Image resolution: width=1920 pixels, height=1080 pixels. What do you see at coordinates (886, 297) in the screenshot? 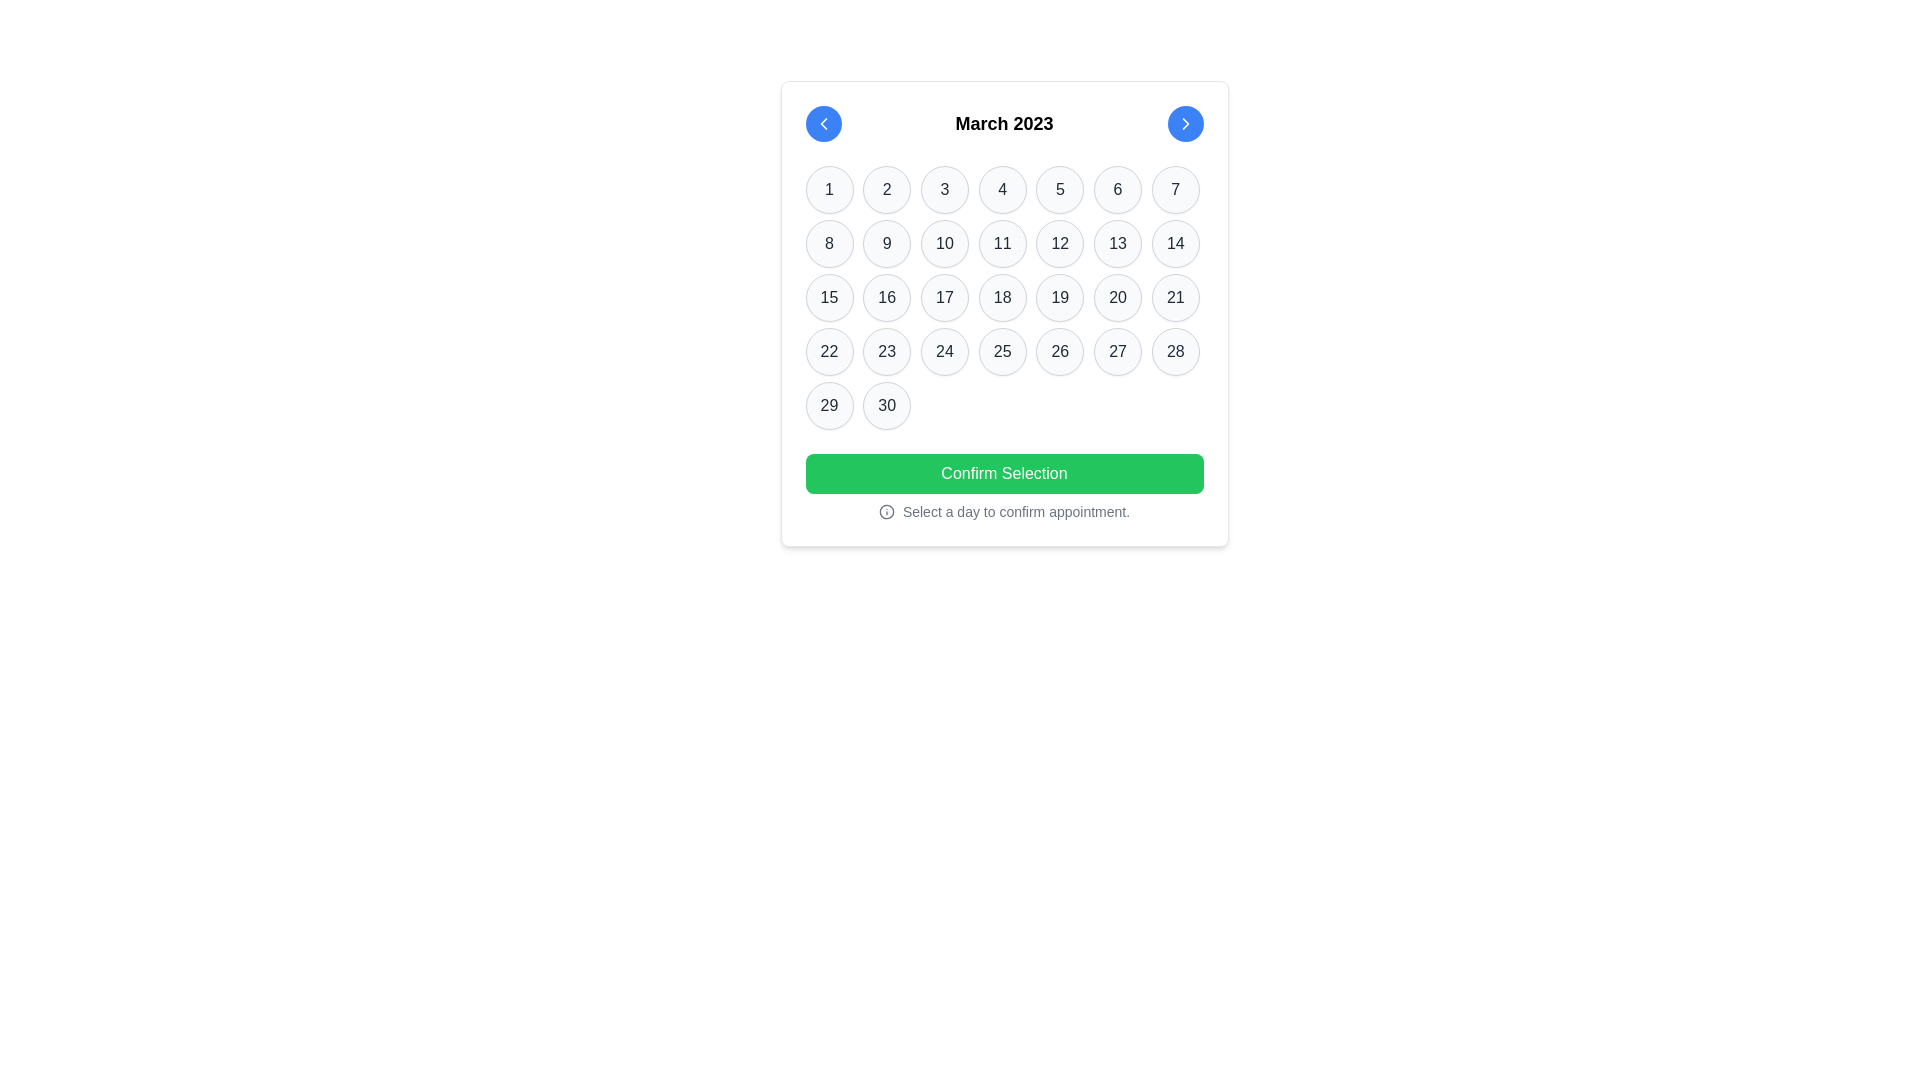
I see `the circular button displaying the number '16'` at bounding box center [886, 297].